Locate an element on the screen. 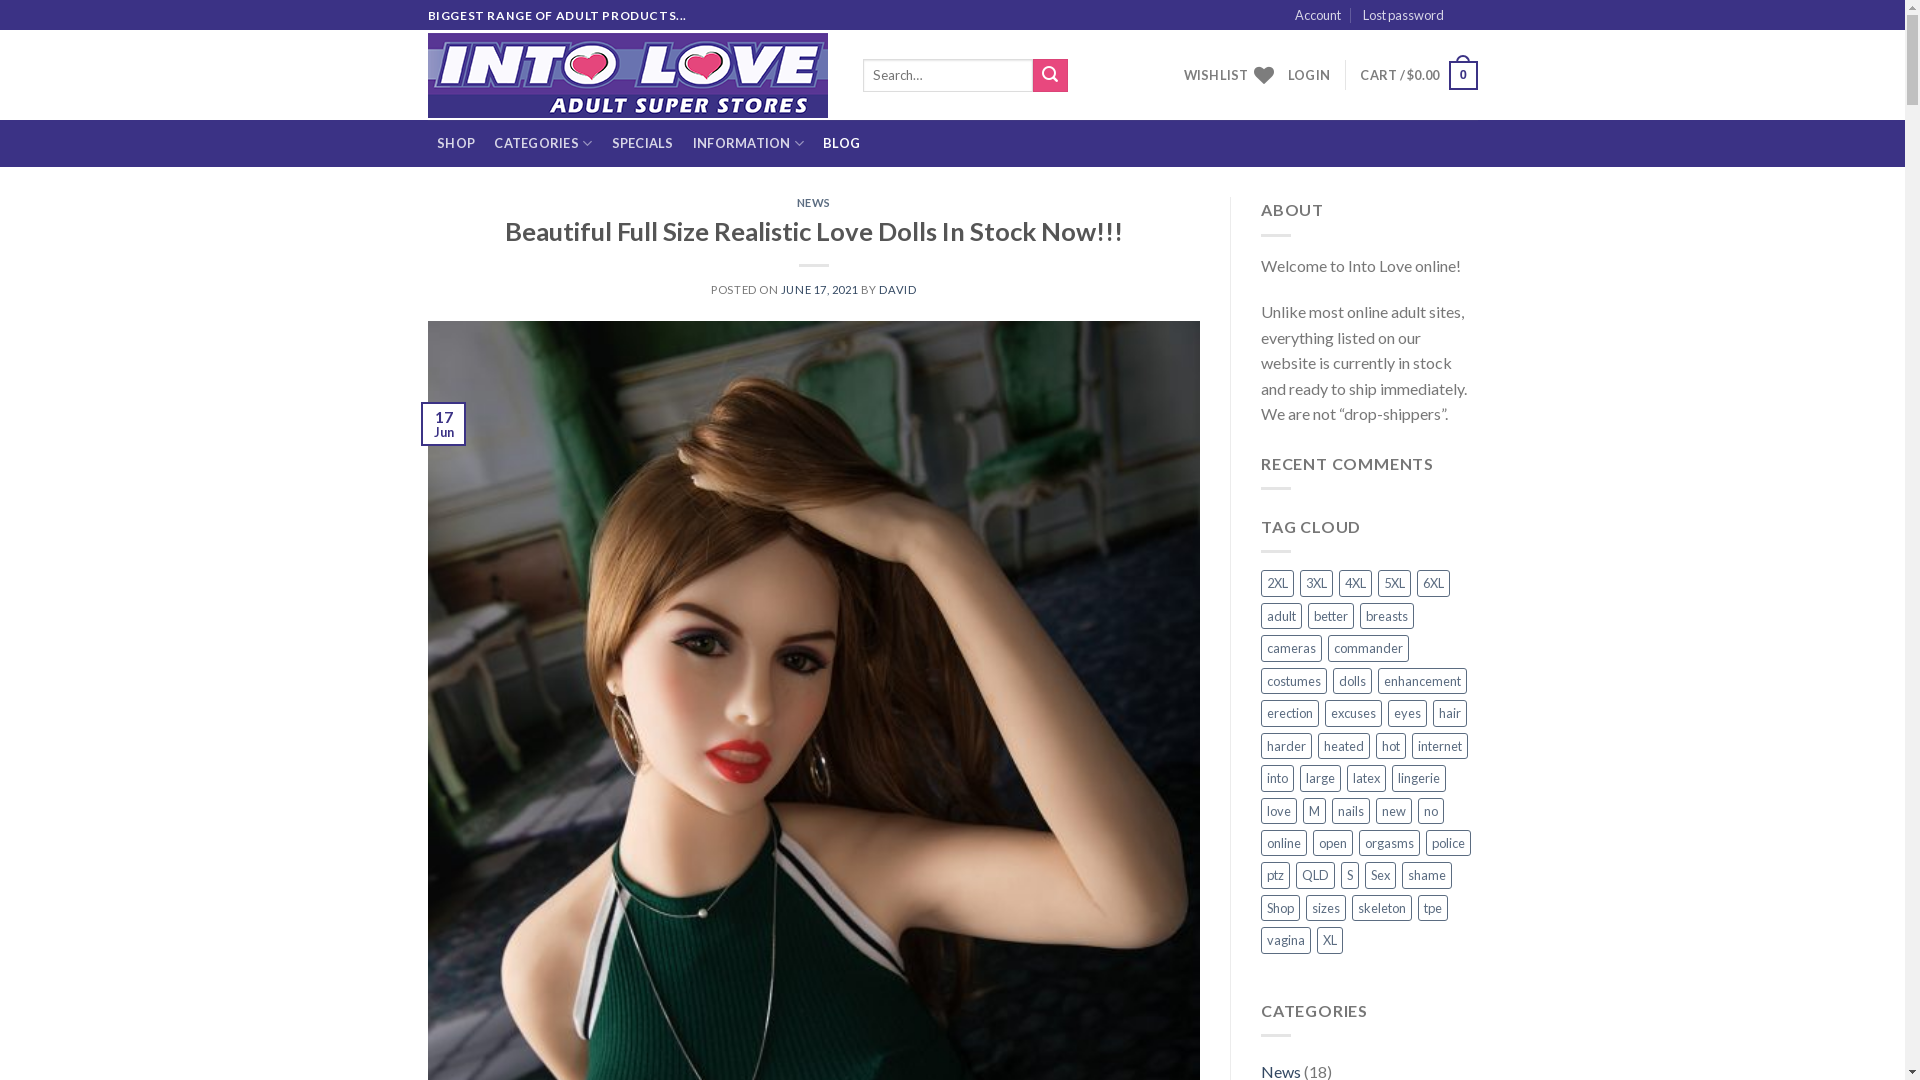  'M' is located at coordinates (1314, 810).